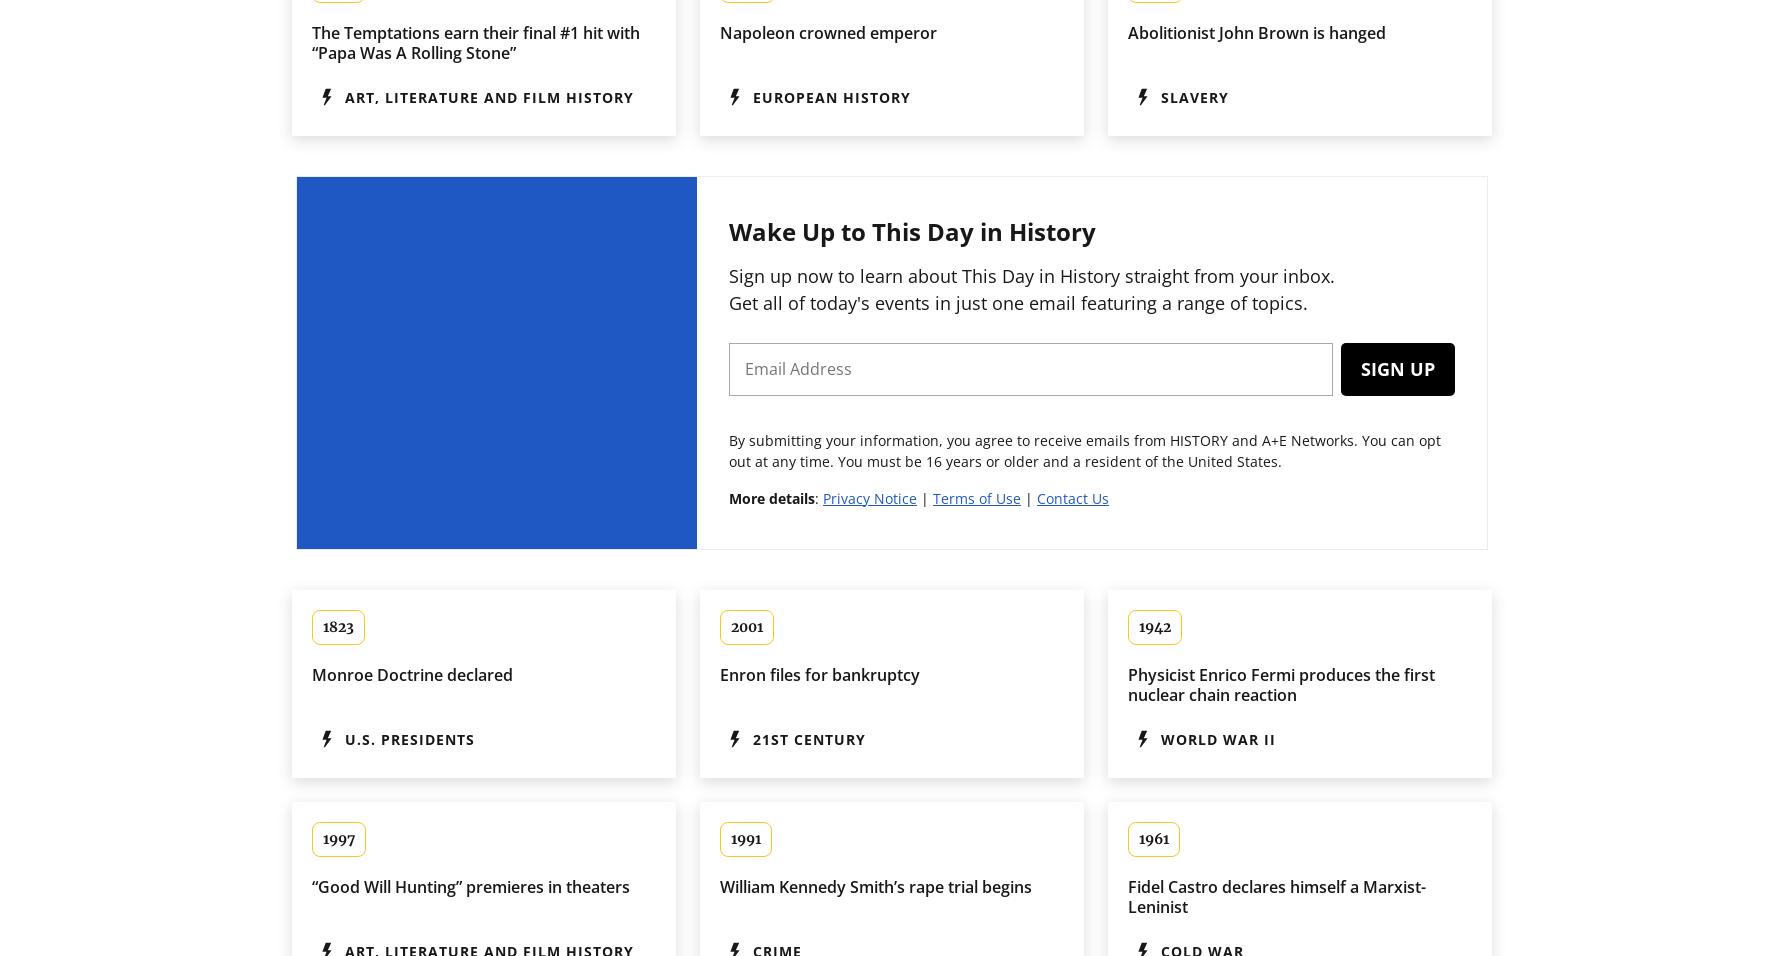  Describe the element at coordinates (1139, 838) in the screenshot. I see `'1961'` at that location.